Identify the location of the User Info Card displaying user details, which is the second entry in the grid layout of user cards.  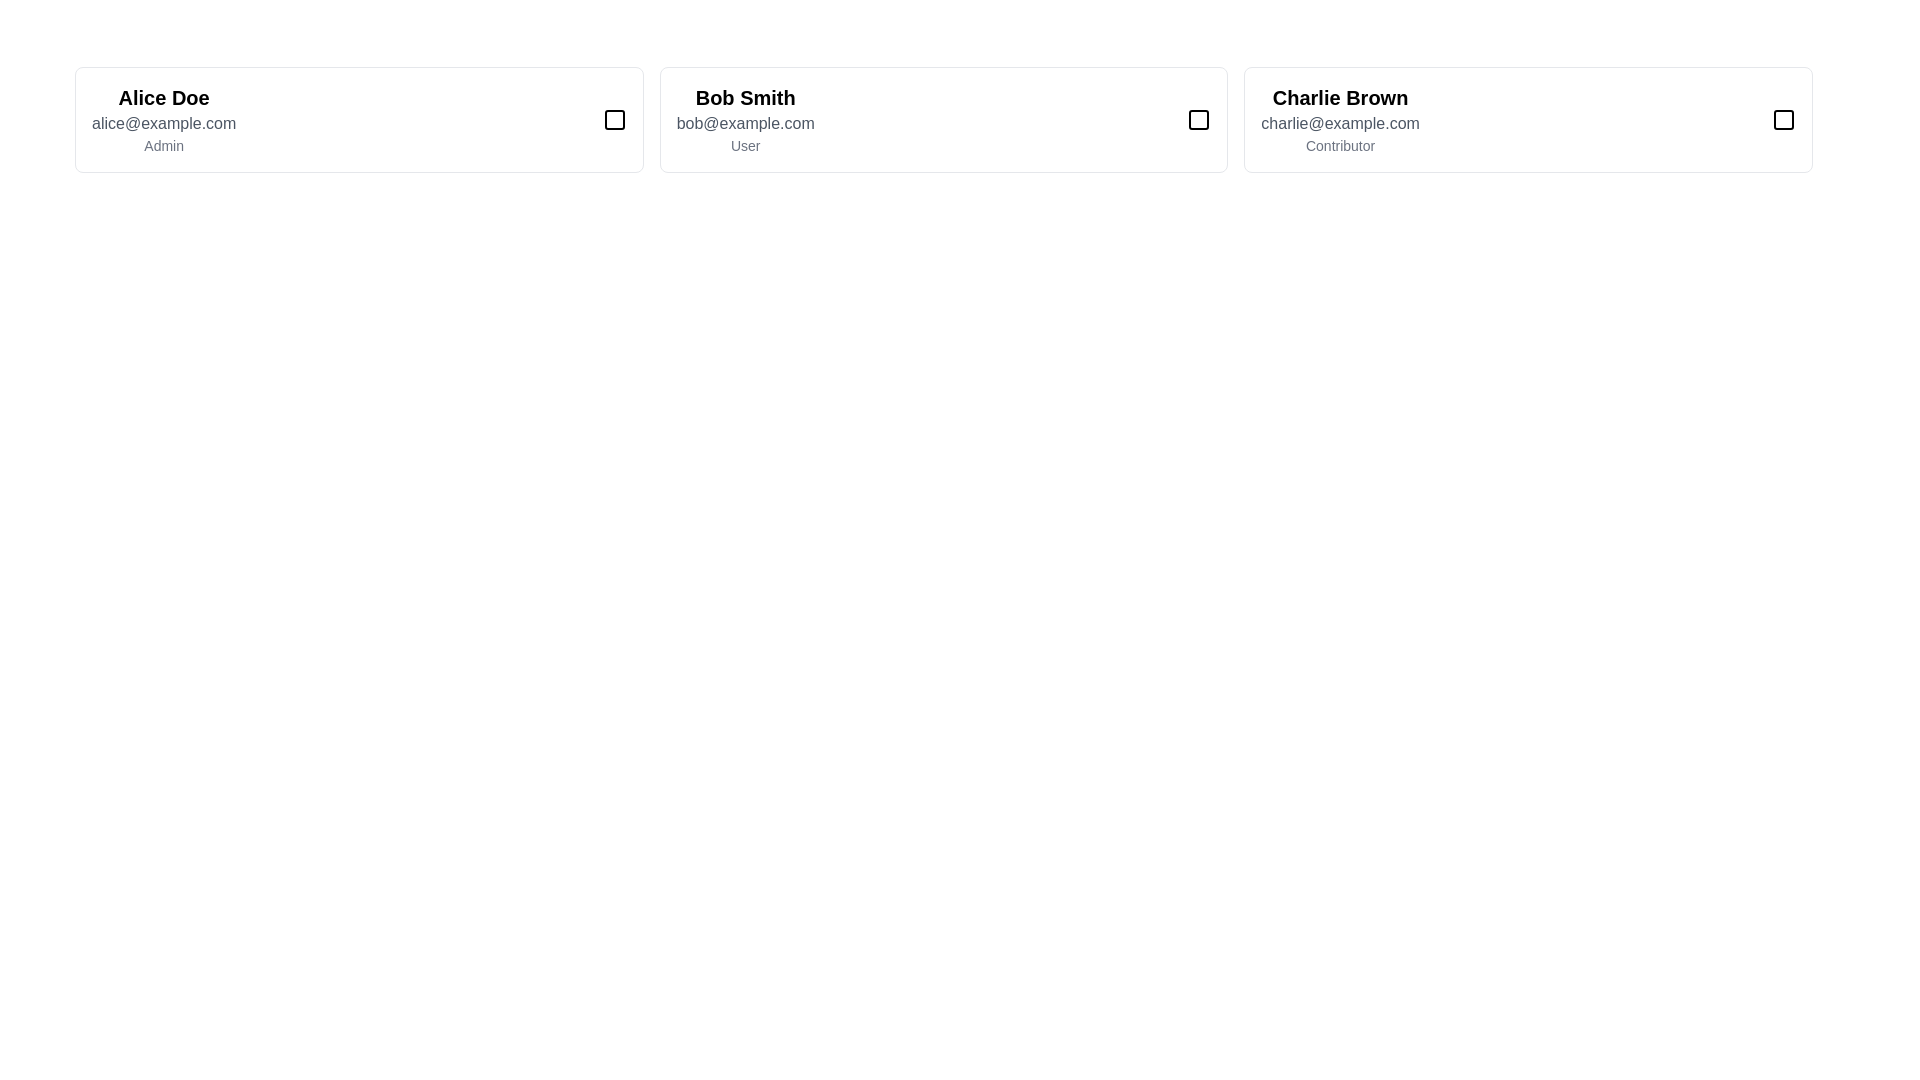
(943, 119).